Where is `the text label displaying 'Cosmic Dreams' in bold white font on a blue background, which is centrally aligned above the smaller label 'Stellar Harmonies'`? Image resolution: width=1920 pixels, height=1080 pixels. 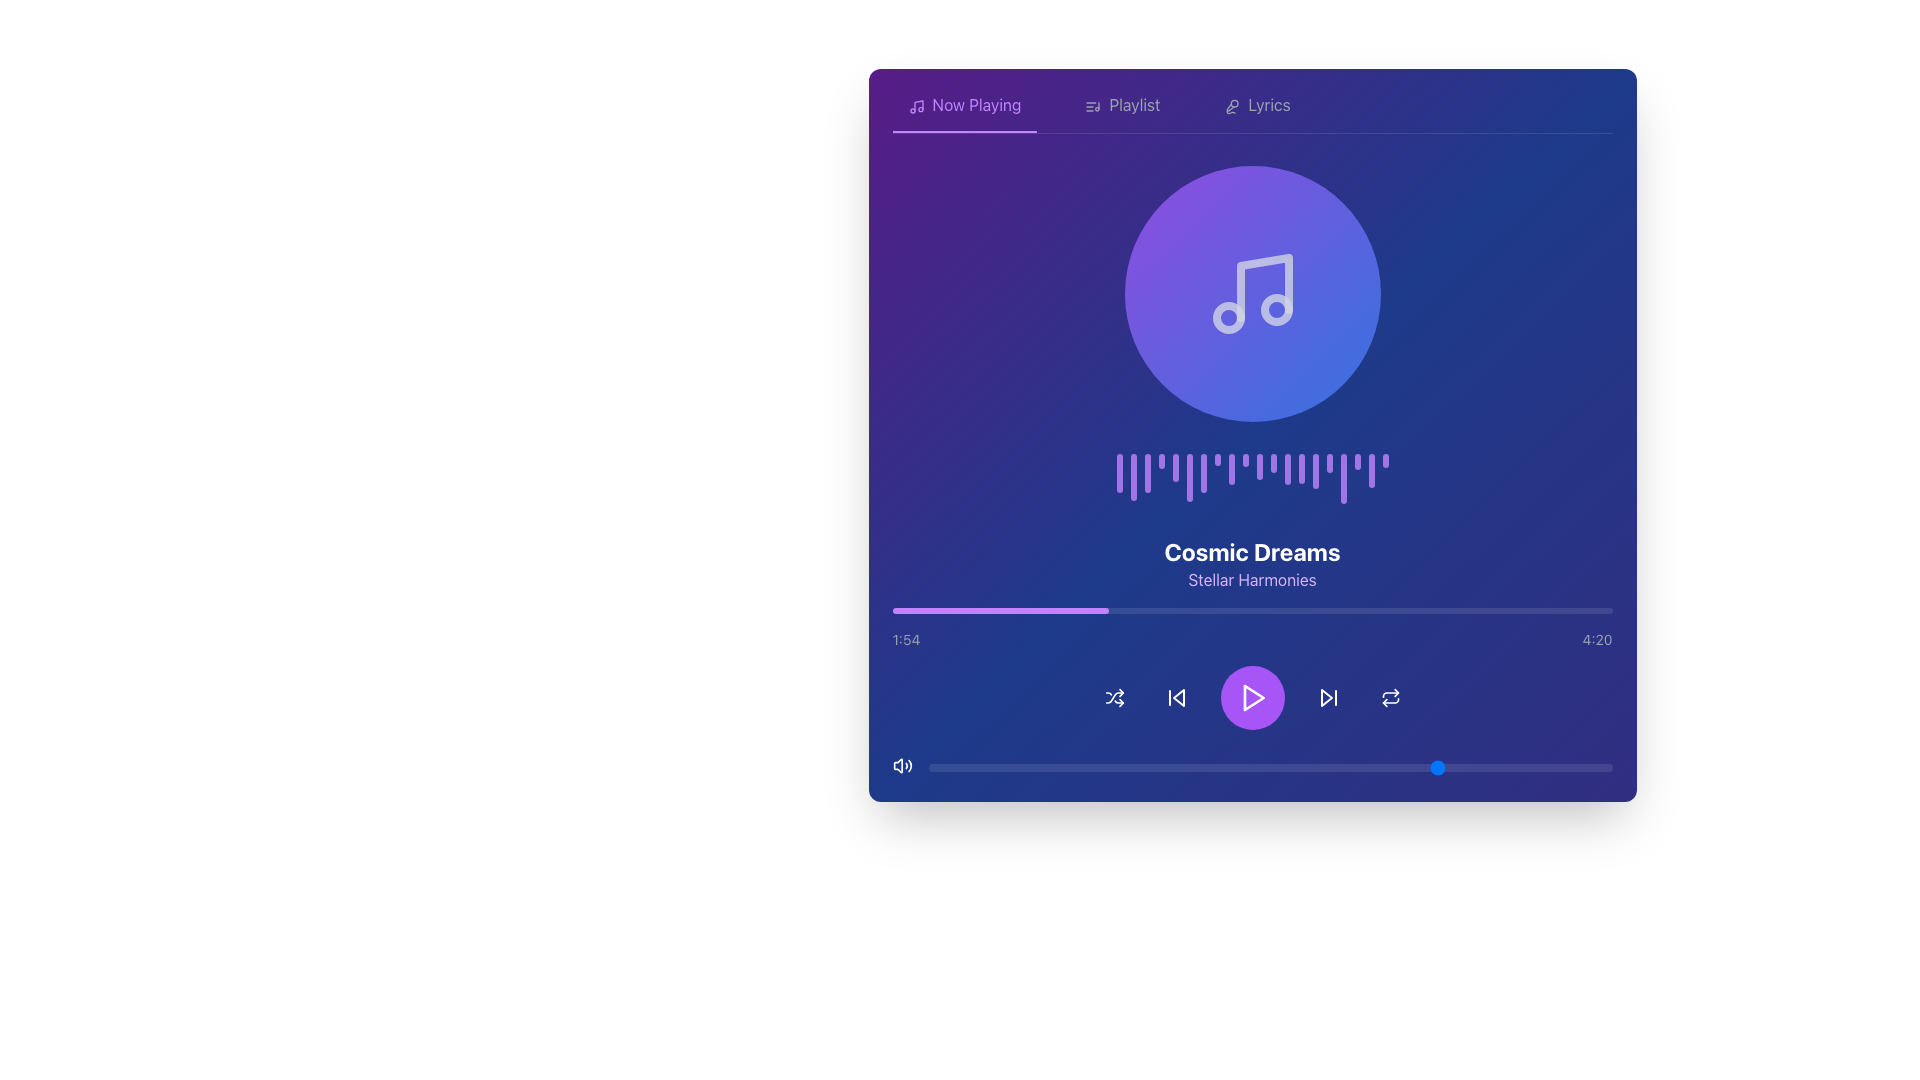
the text label displaying 'Cosmic Dreams' in bold white font on a blue background, which is centrally aligned above the smaller label 'Stellar Harmonies' is located at coordinates (1251, 551).